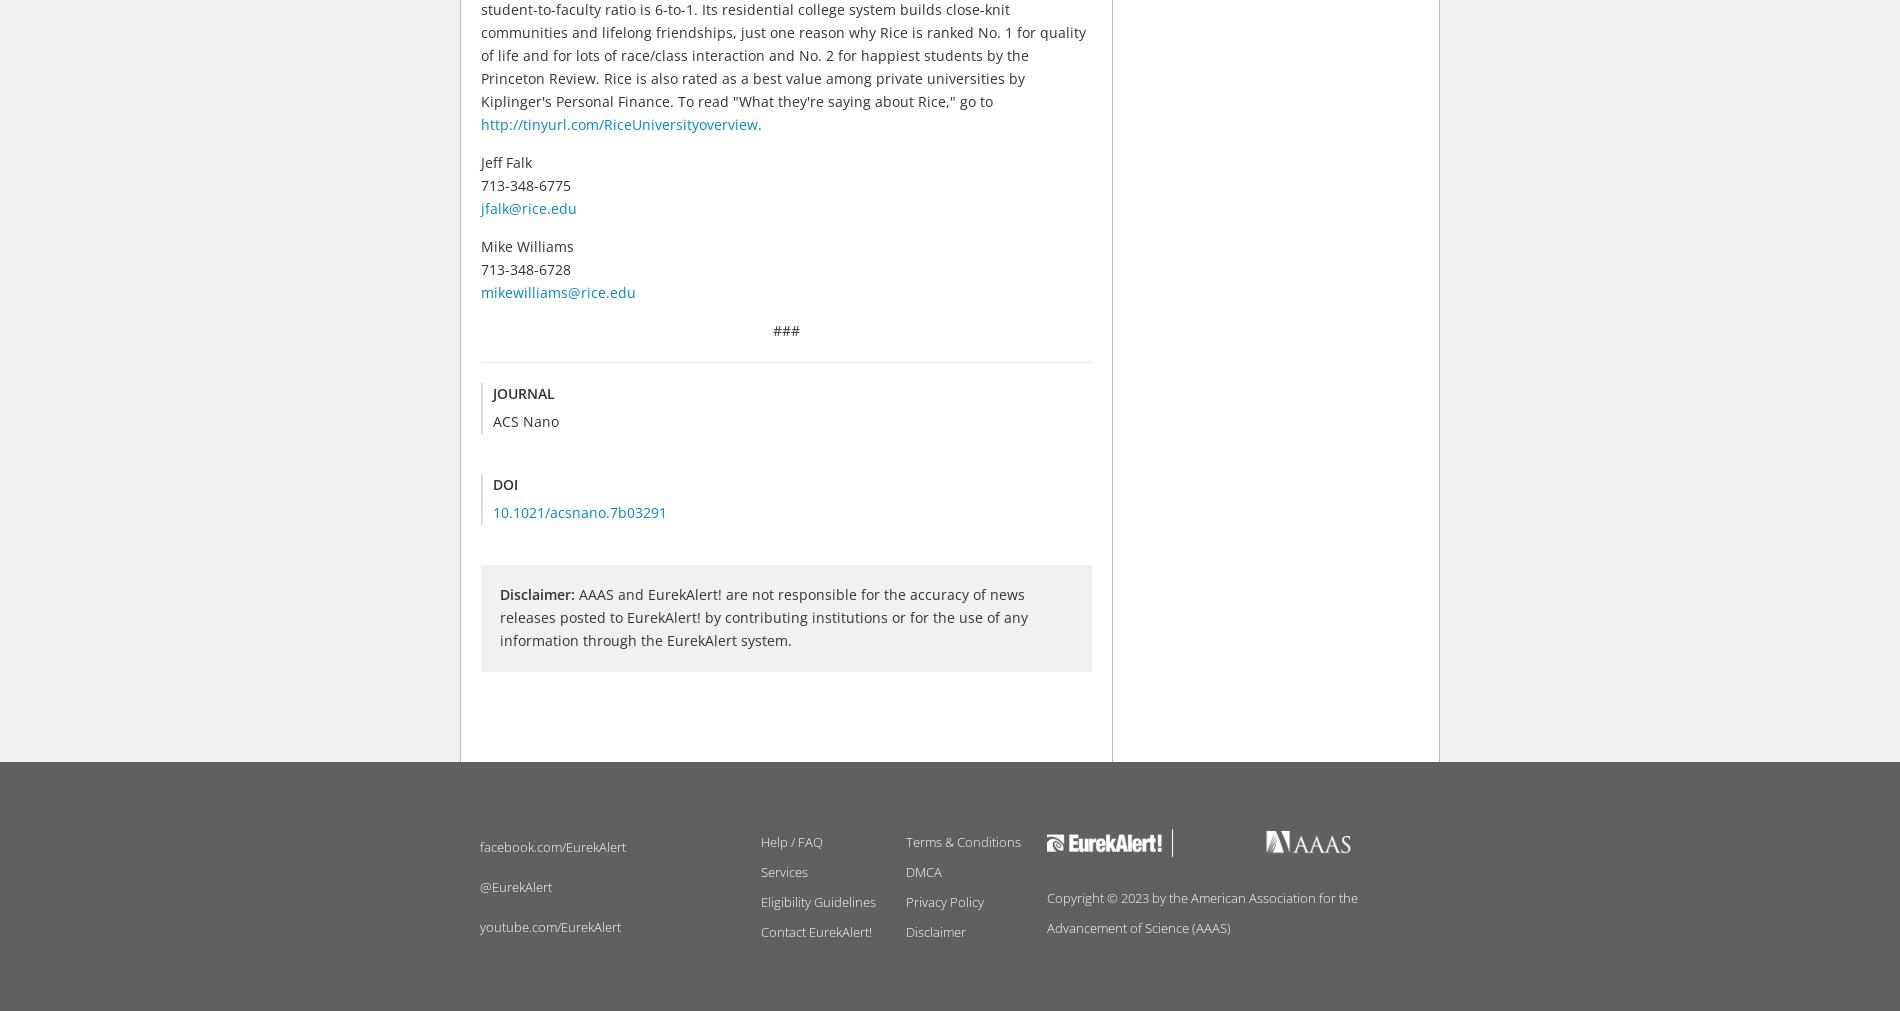 The height and width of the screenshot is (1011, 1900). What do you see at coordinates (550, 925) in the screenshot?
I see `'youtube.com/EurekAlert'` at bounding box center [550, 925].